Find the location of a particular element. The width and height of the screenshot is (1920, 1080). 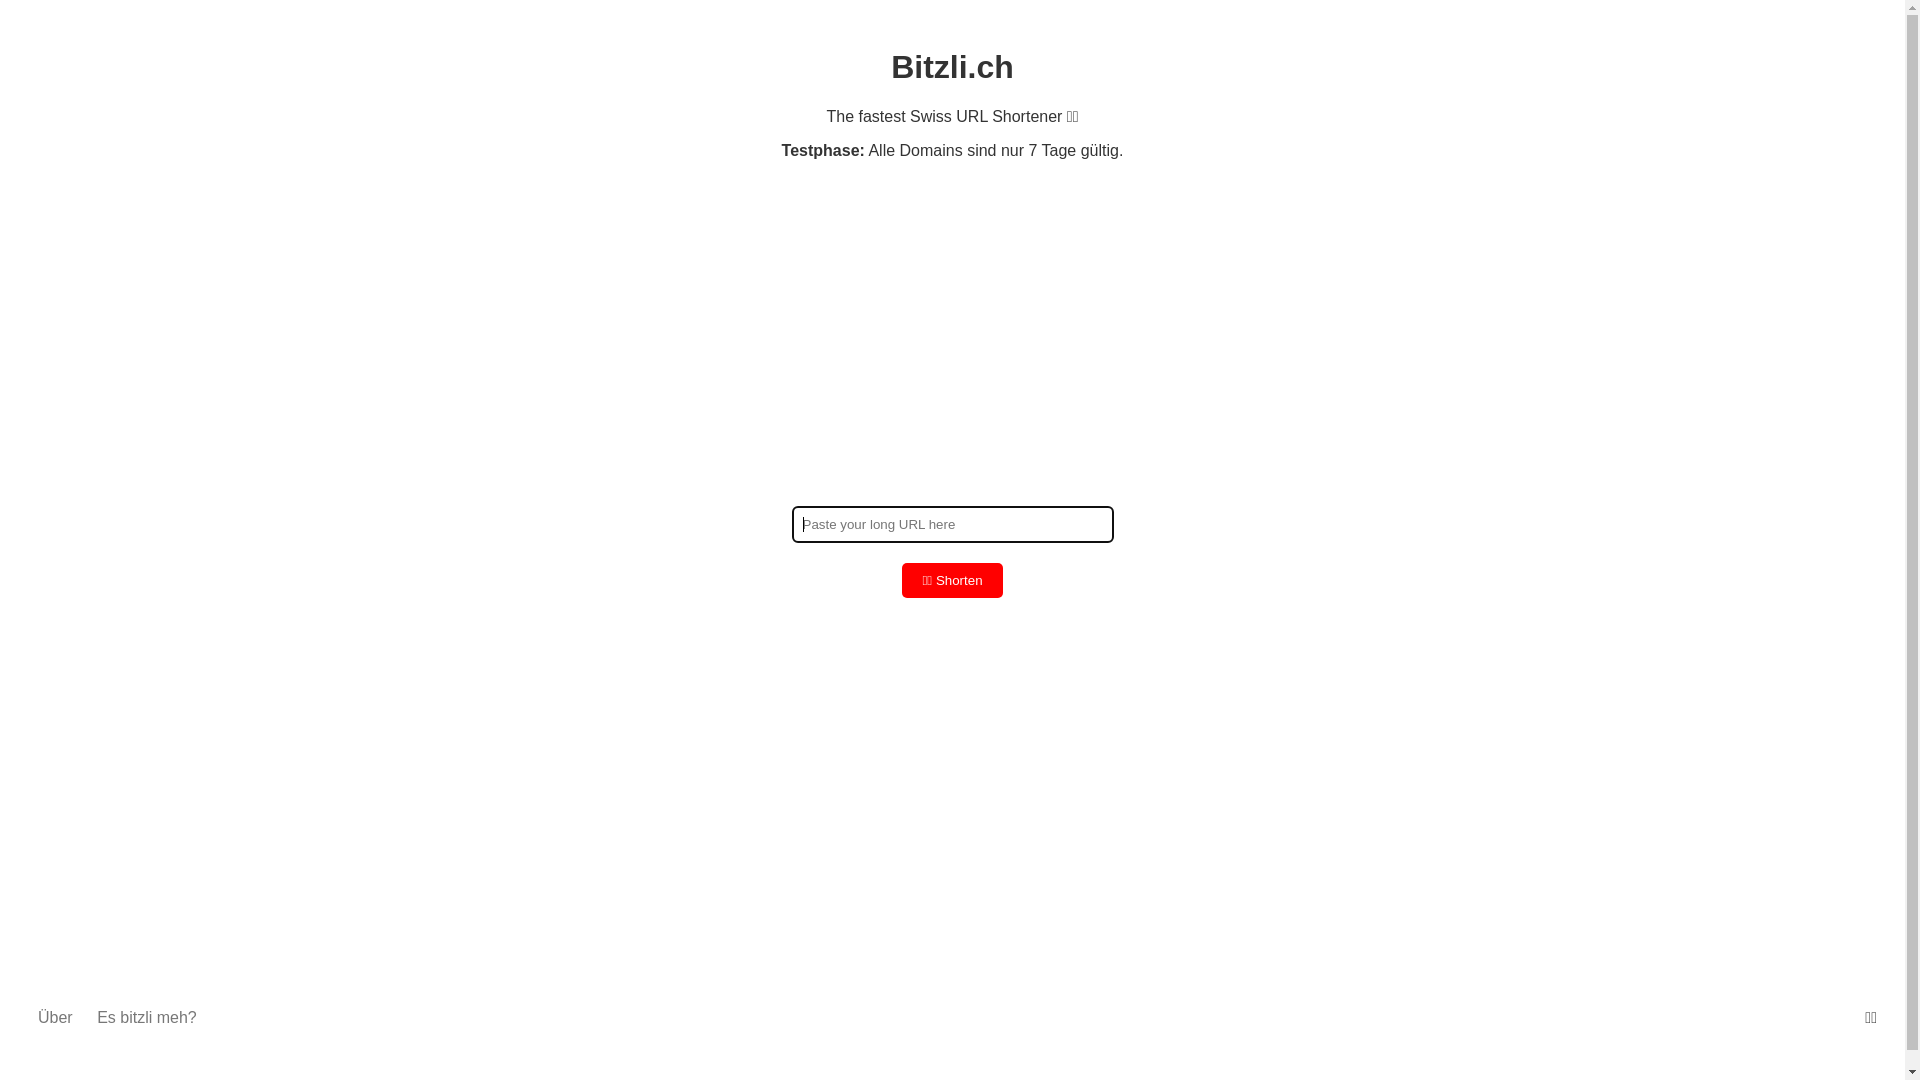

'Es bitzli meh?' is located at coordinates (95, 1017).